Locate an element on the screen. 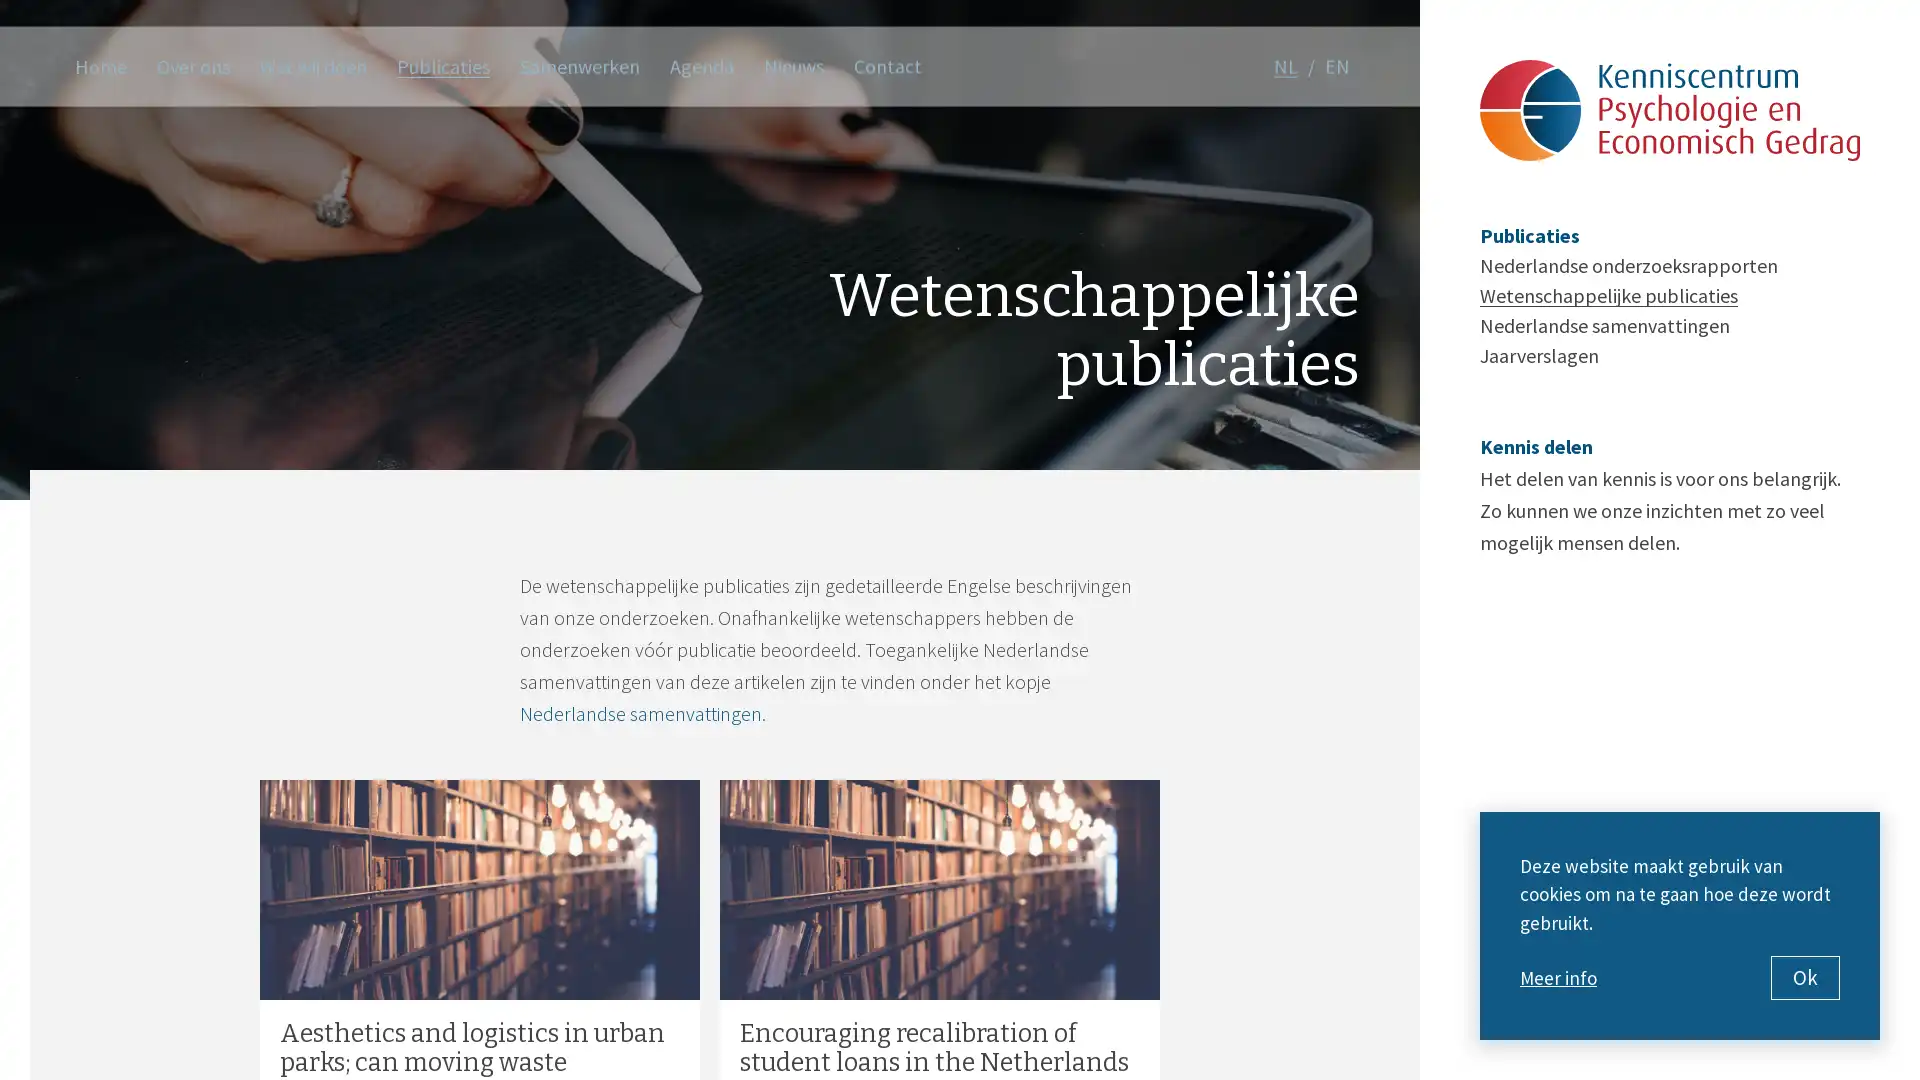 Image resolution: width=1920 pixels, height=1080 pixels. Ok is located at coordinates (1805, 977).